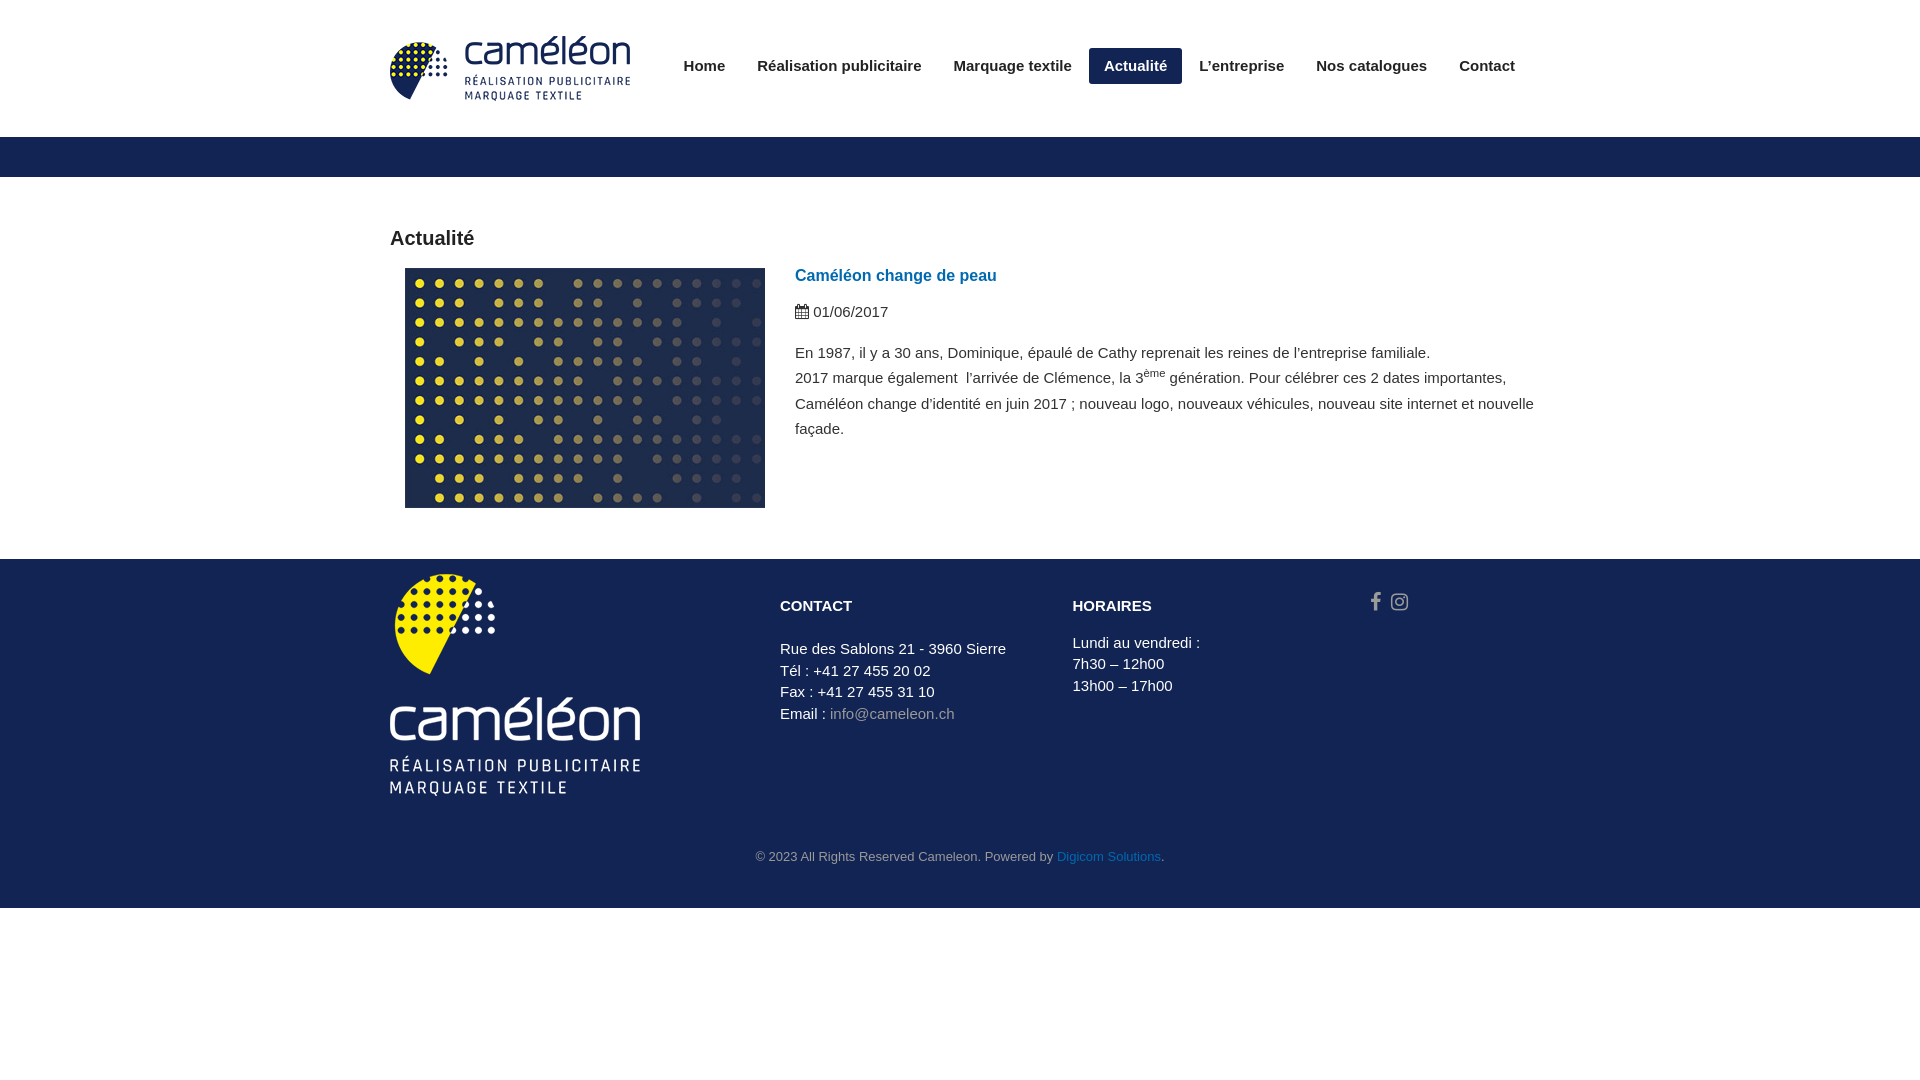  I want to click on 'Home', so click(705, 64).